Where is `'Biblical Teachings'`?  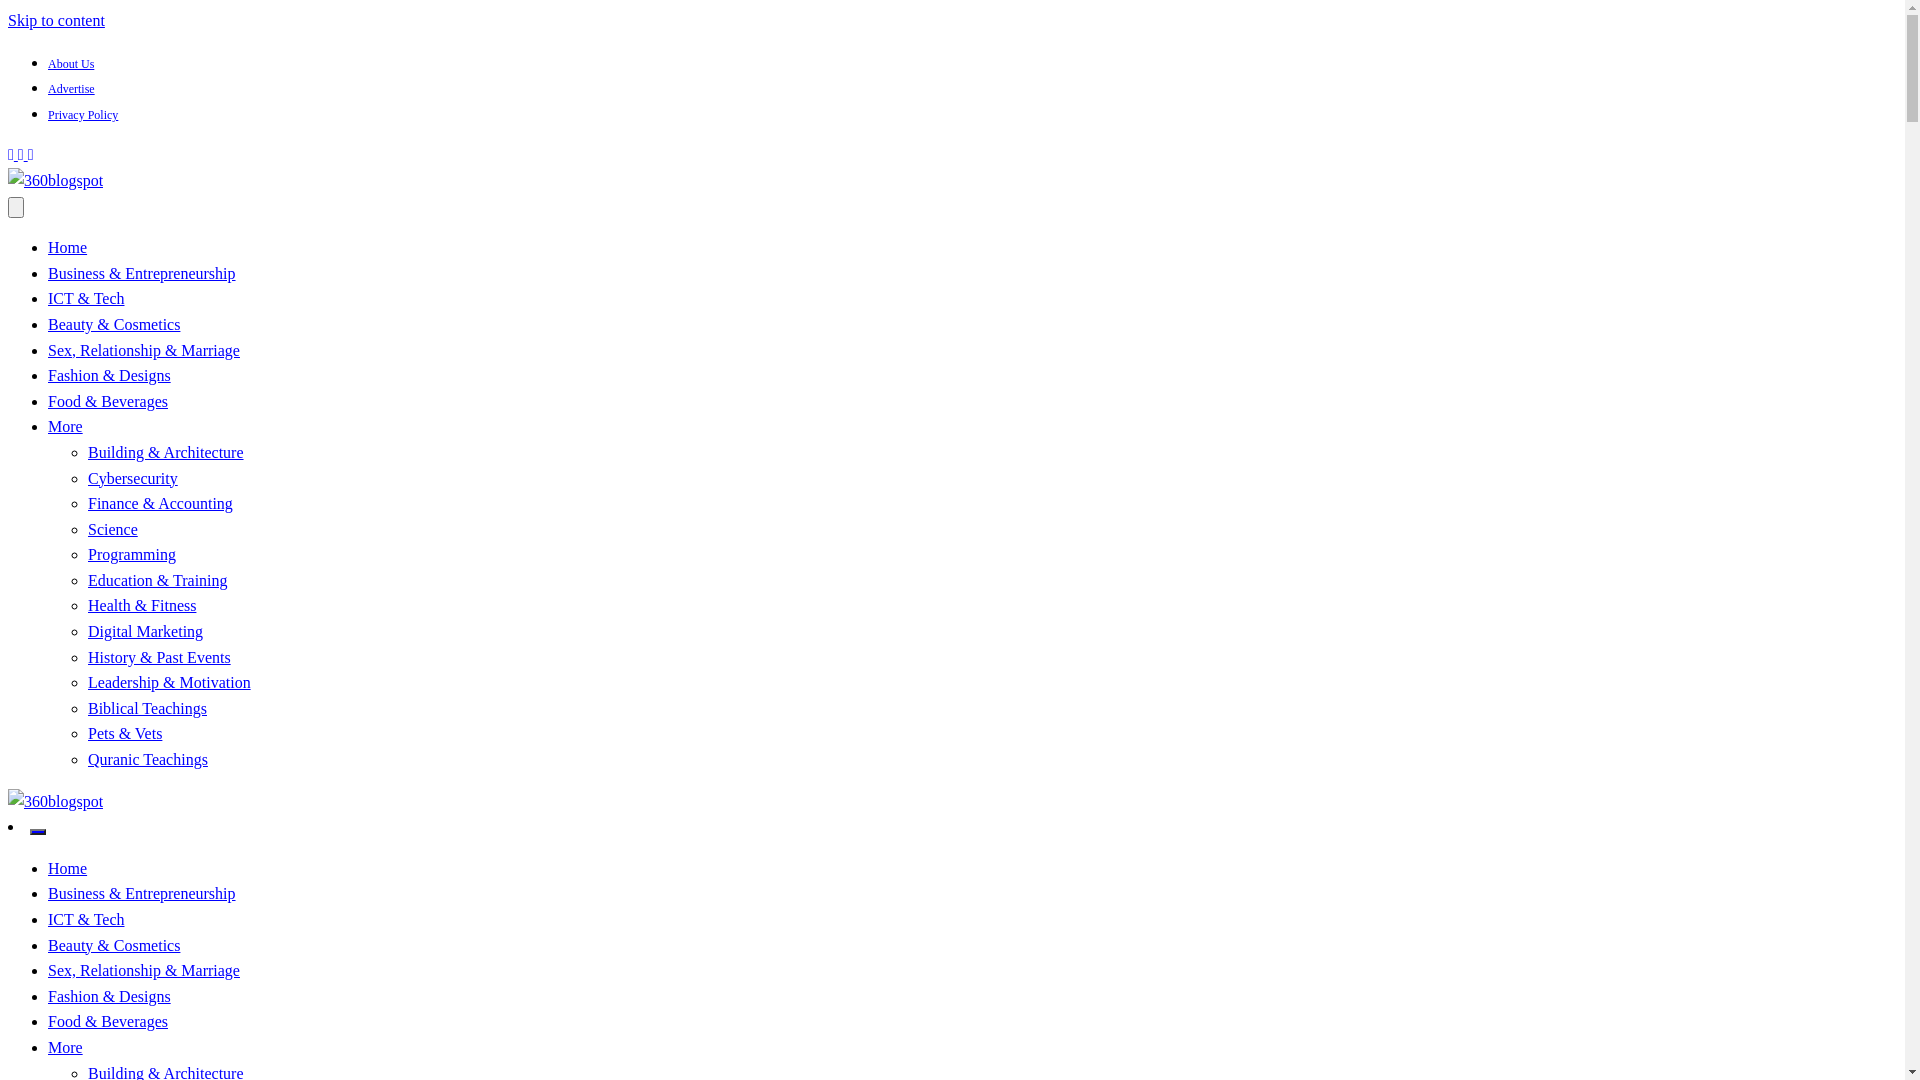
'Biblical Teachings' is located at coordinates (86, 707).